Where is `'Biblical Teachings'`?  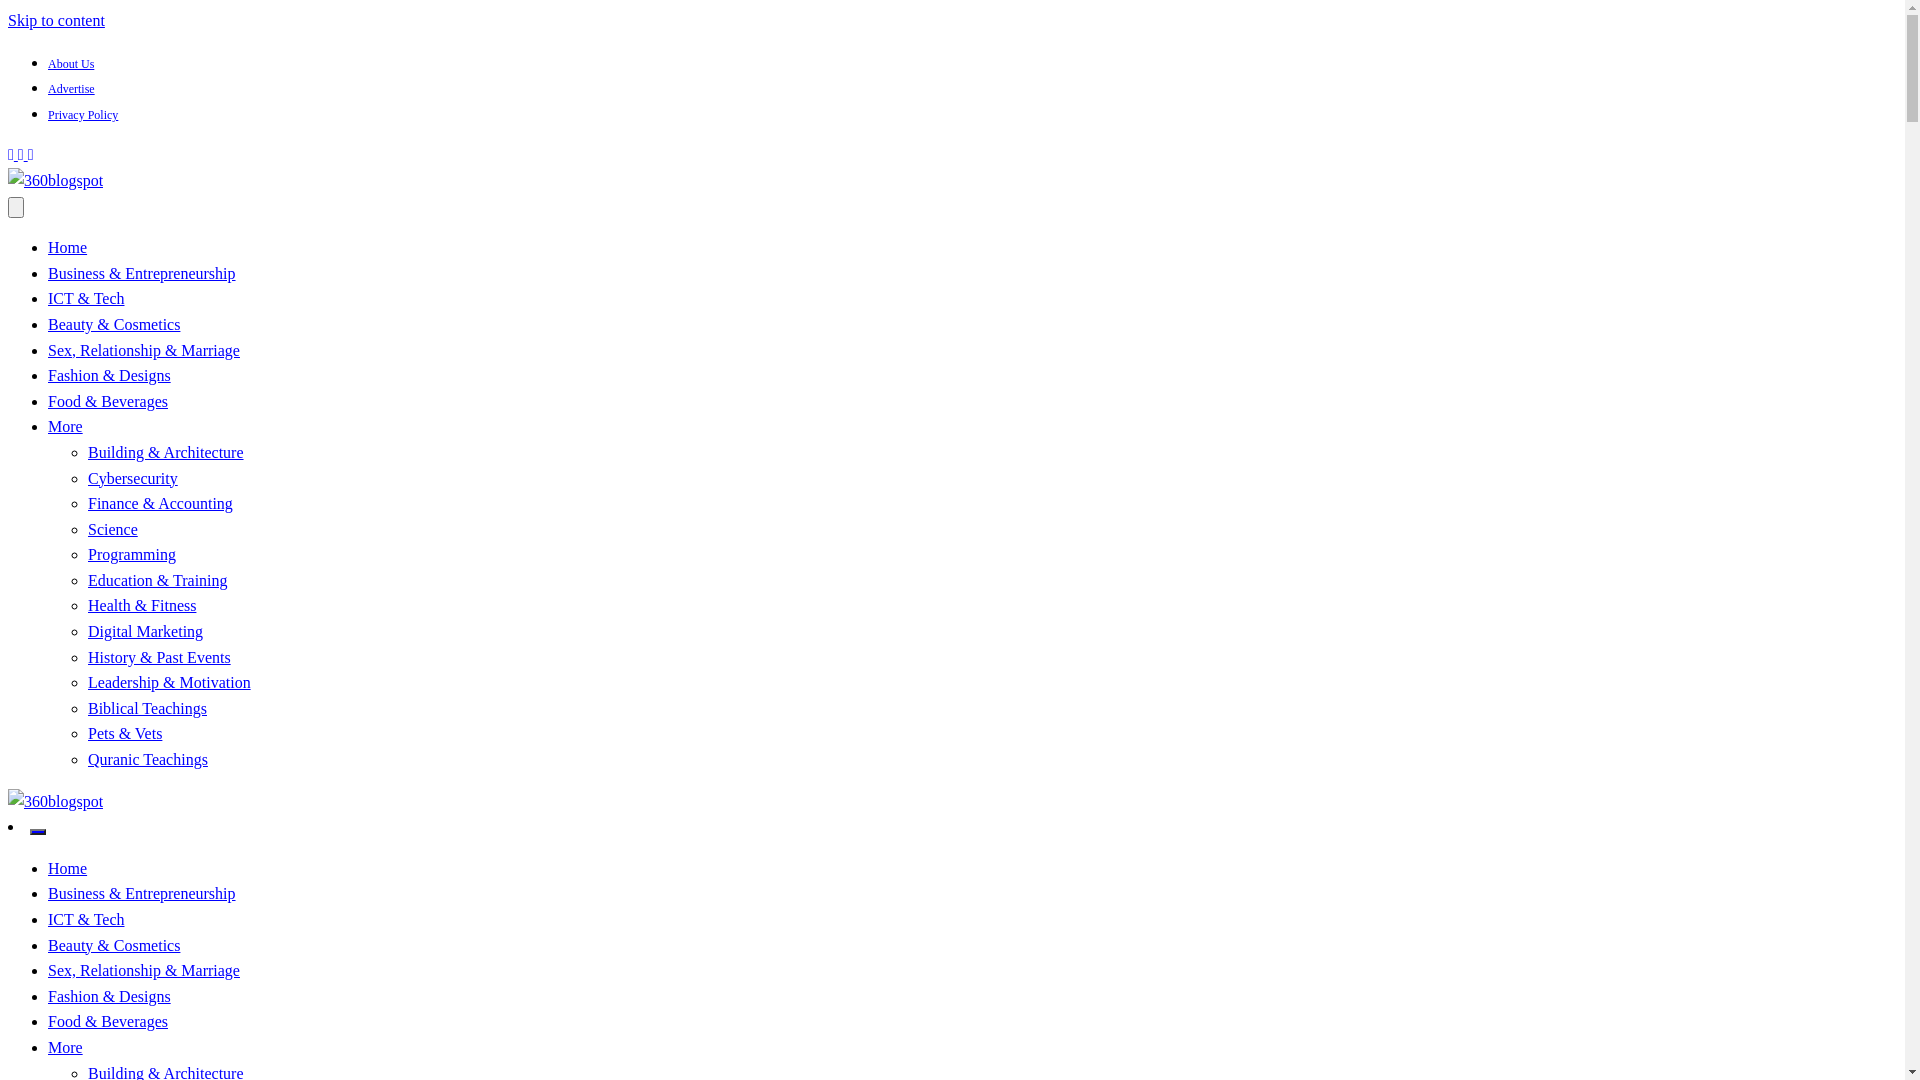
'Biblical Teachings' is located at coordinates (86, 707).